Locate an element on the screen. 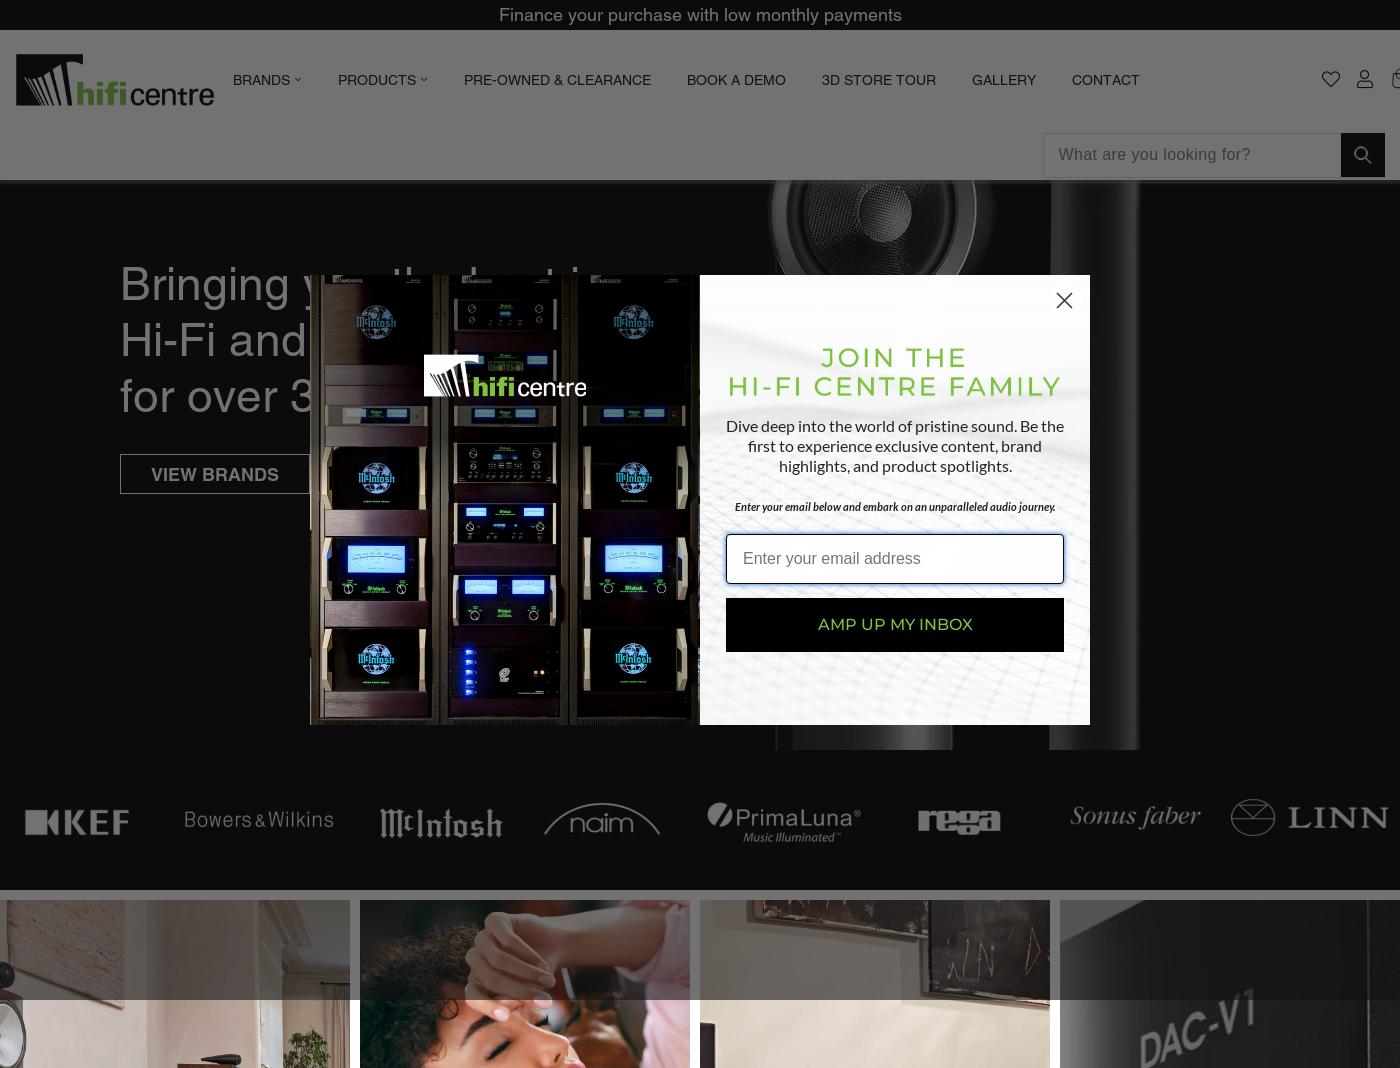 The height and width of the screenshot is (1068, 1400). 'Estelon' is located at coordinates (429, 234).